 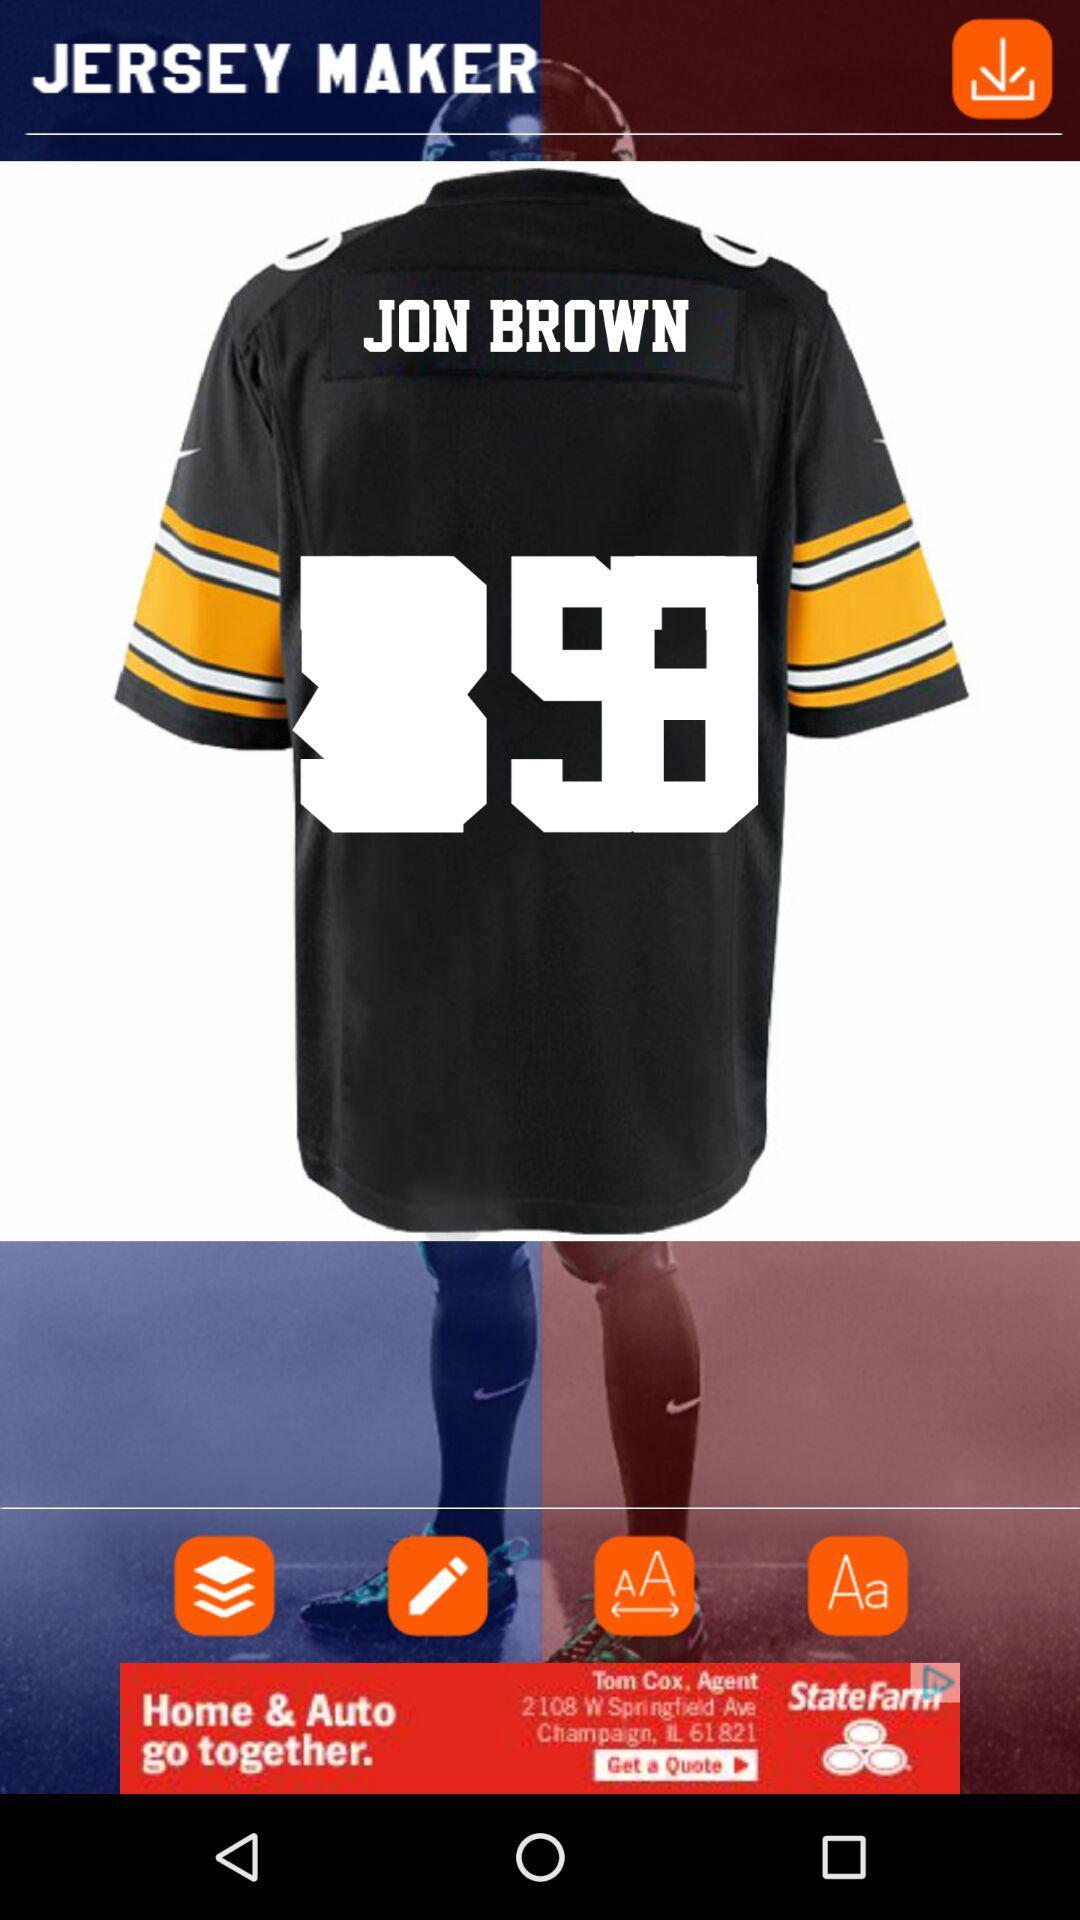 What do you see at coordinates (224, 1584) in the screenshot?
I see `your files` at bounding box center [224, 1584].